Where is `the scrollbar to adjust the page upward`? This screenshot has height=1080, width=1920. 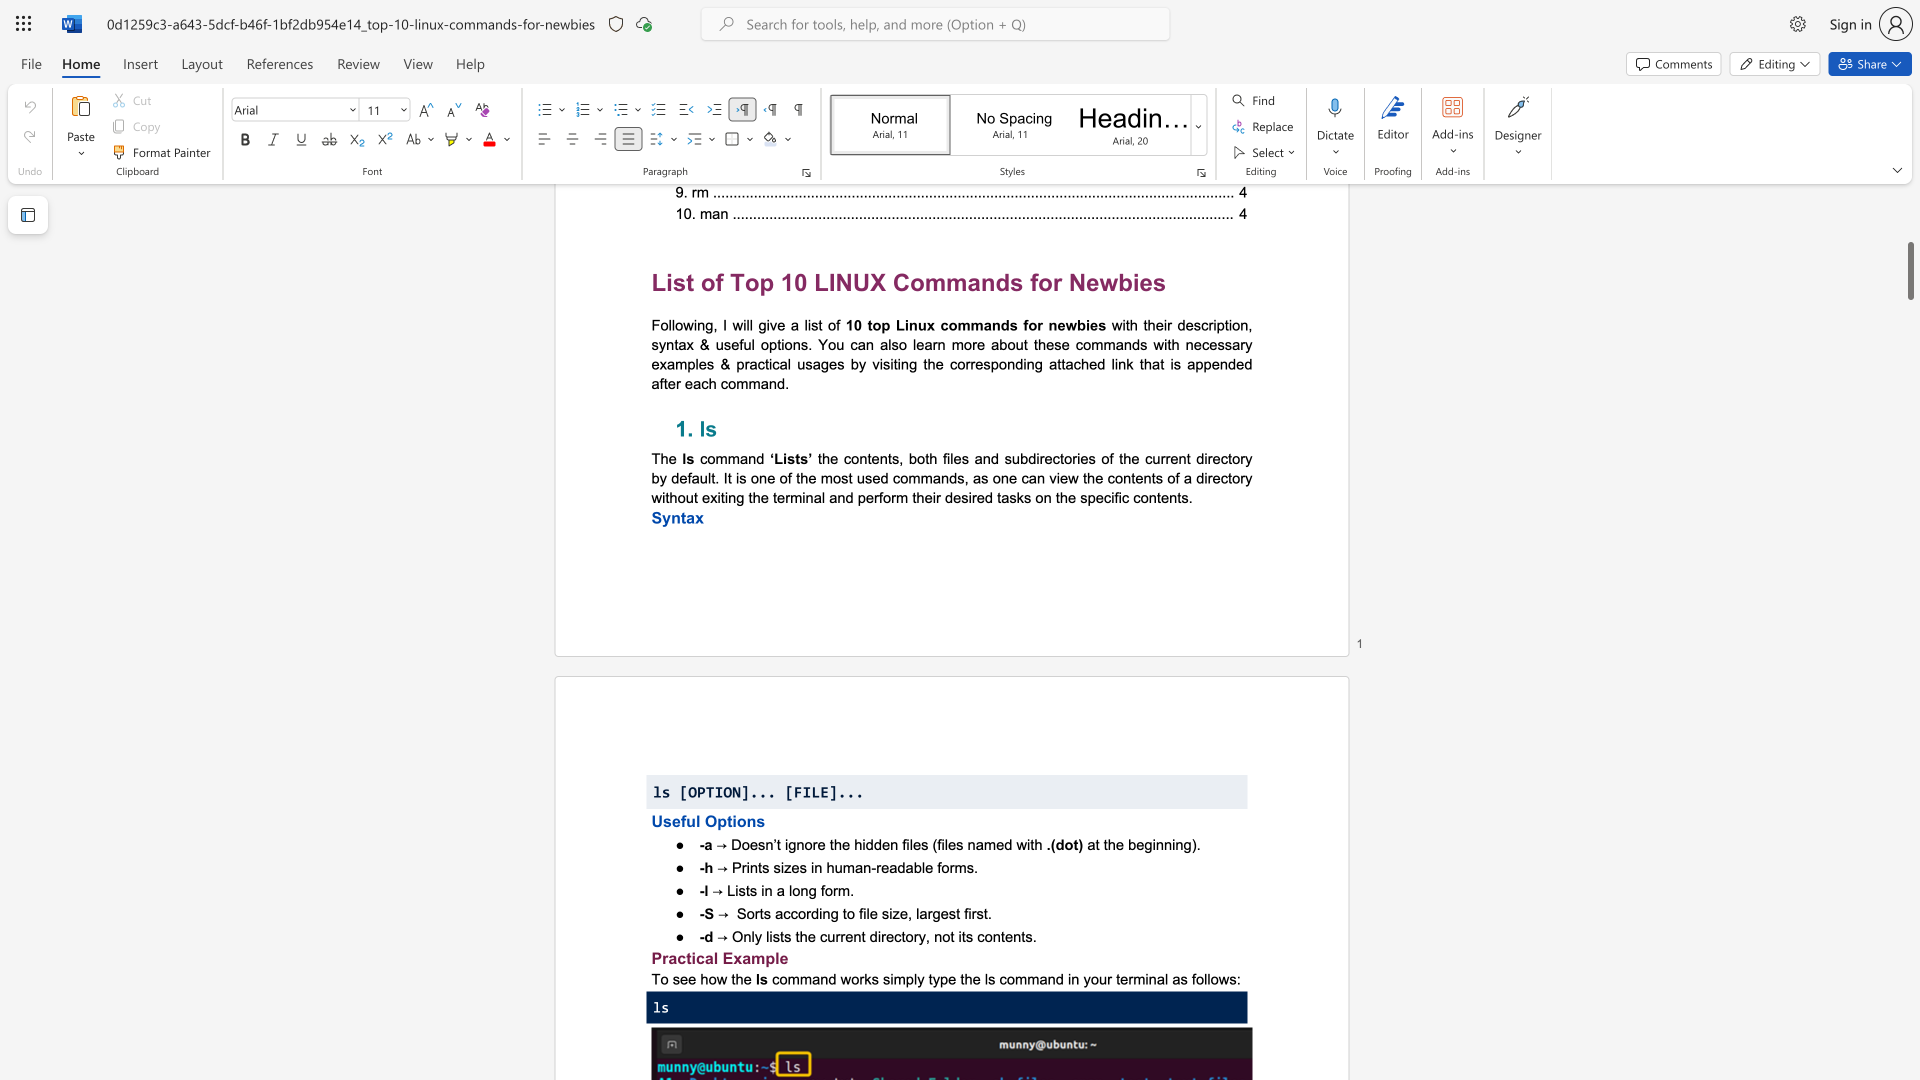
the scrollbar to adjust the page upward is located at coordinates (1909, 270).